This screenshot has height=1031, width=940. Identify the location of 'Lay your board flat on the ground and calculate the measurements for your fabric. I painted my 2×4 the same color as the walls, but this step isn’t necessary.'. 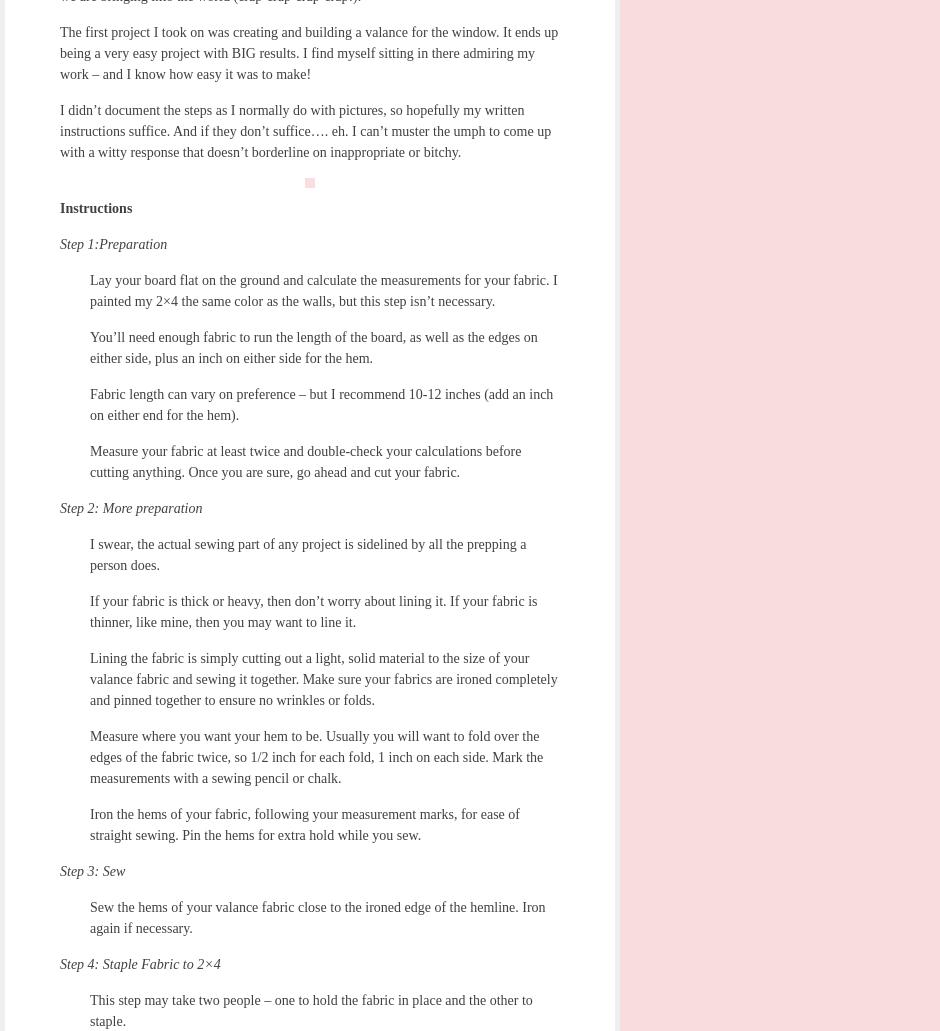
(323, 290).